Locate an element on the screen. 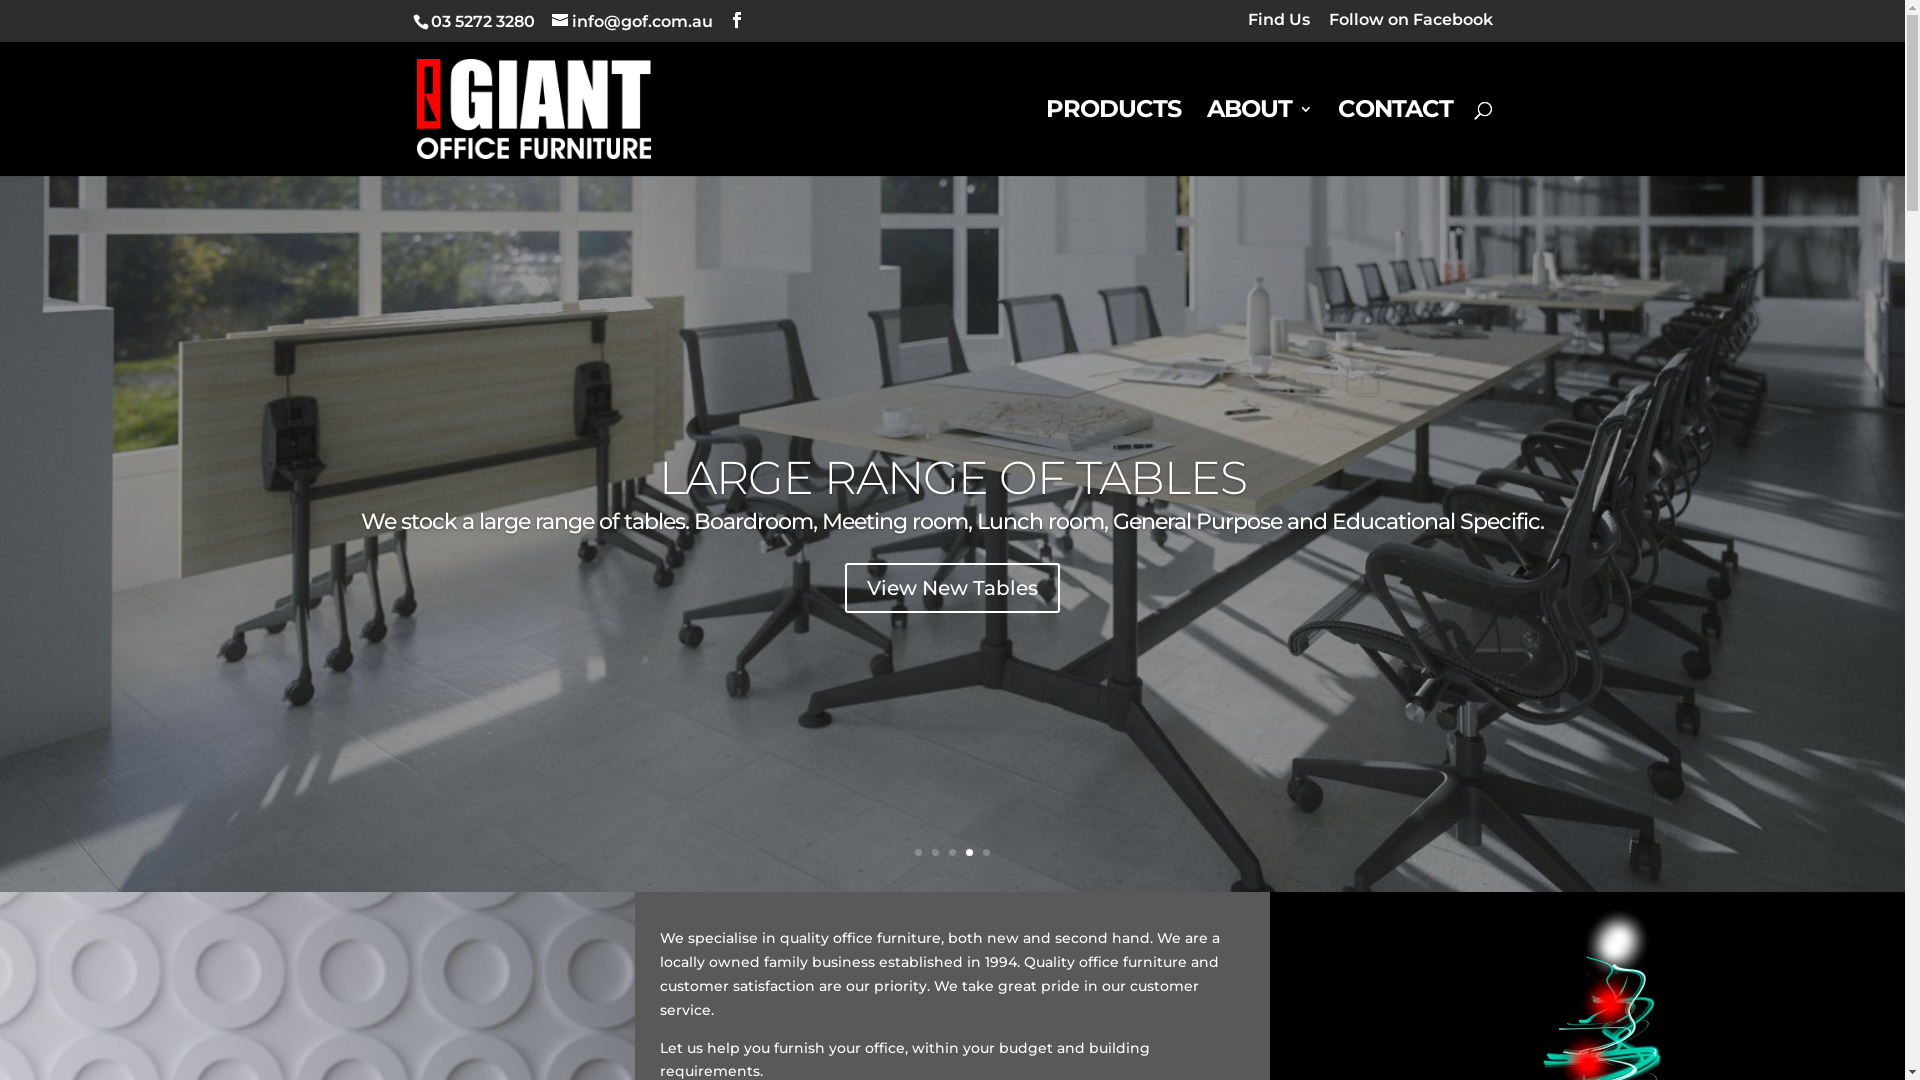  '3' is located at coordinates (951, 852).